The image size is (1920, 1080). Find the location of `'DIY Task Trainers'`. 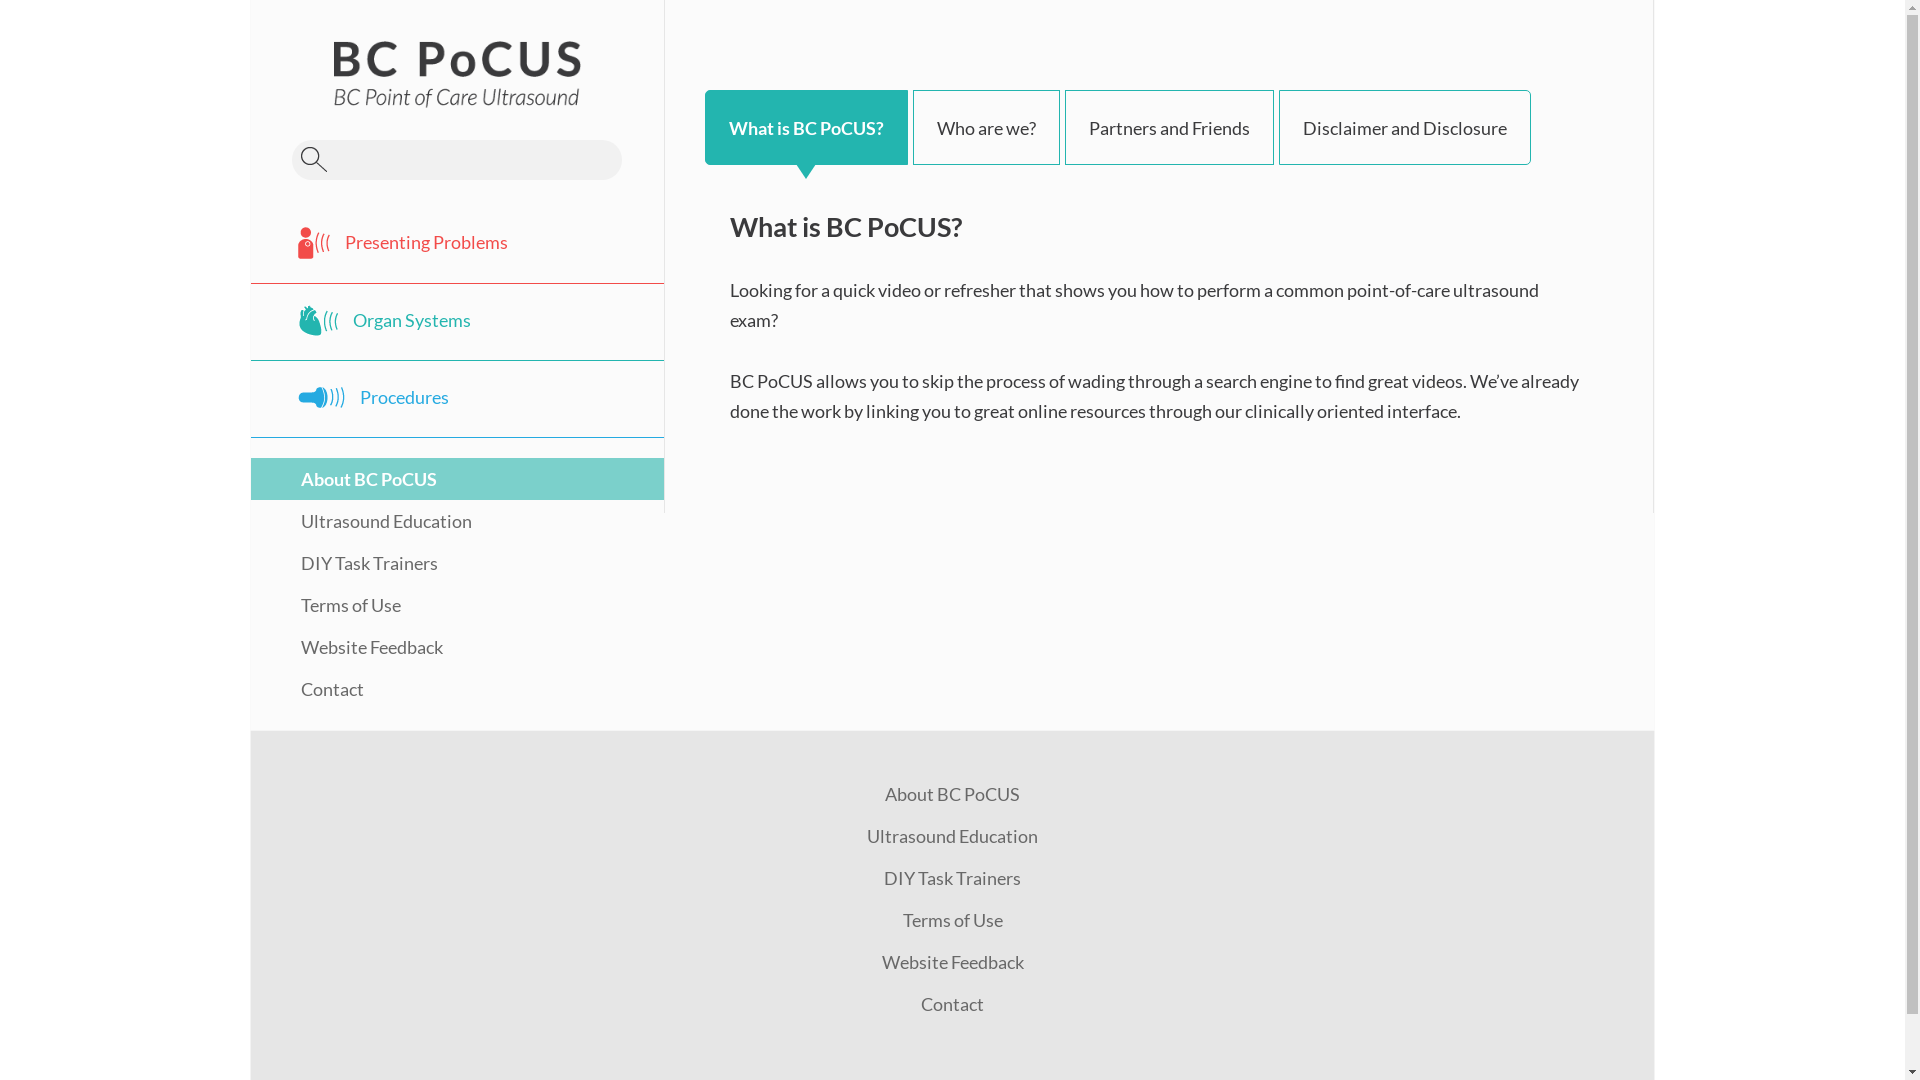

'DIY Task Trainers' is located at coordinates (951, 877).